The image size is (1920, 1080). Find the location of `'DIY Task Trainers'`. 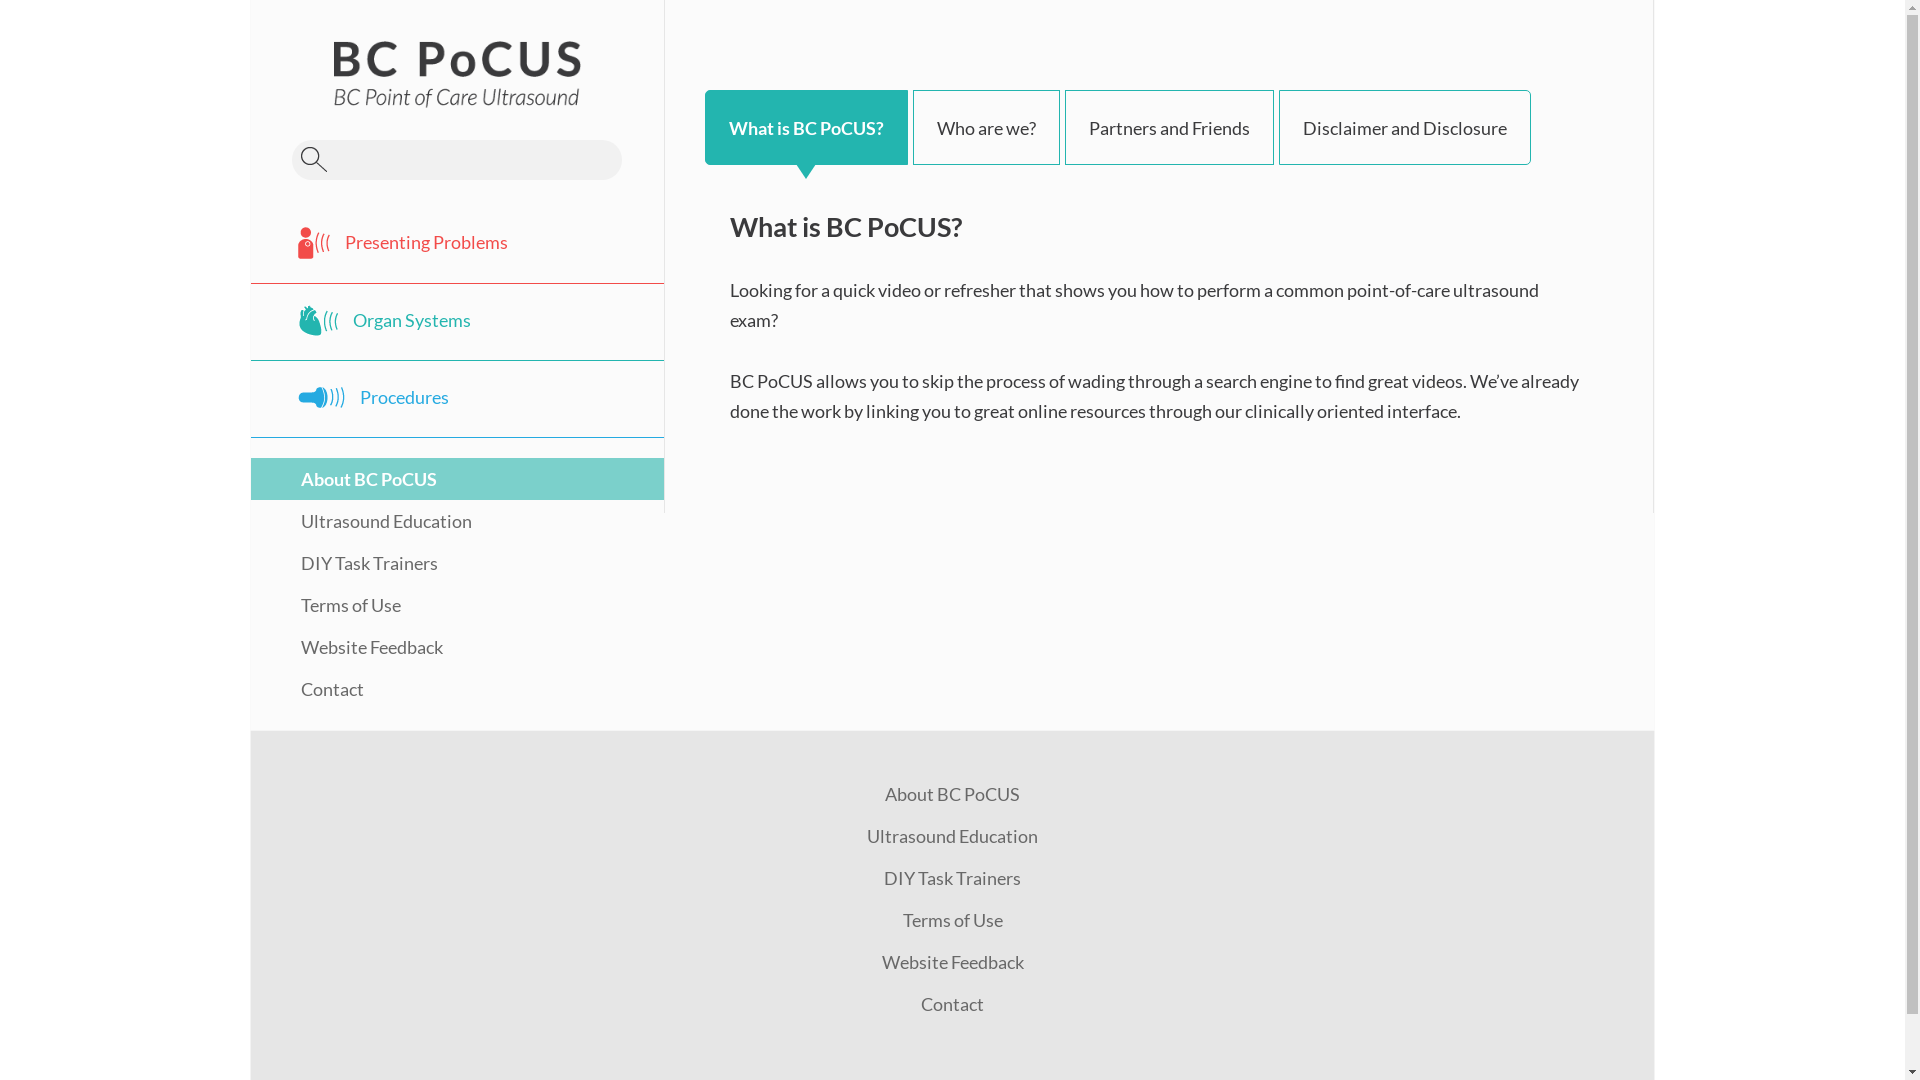

'DIY Task Trainers' is located at coordinates (951, 877).